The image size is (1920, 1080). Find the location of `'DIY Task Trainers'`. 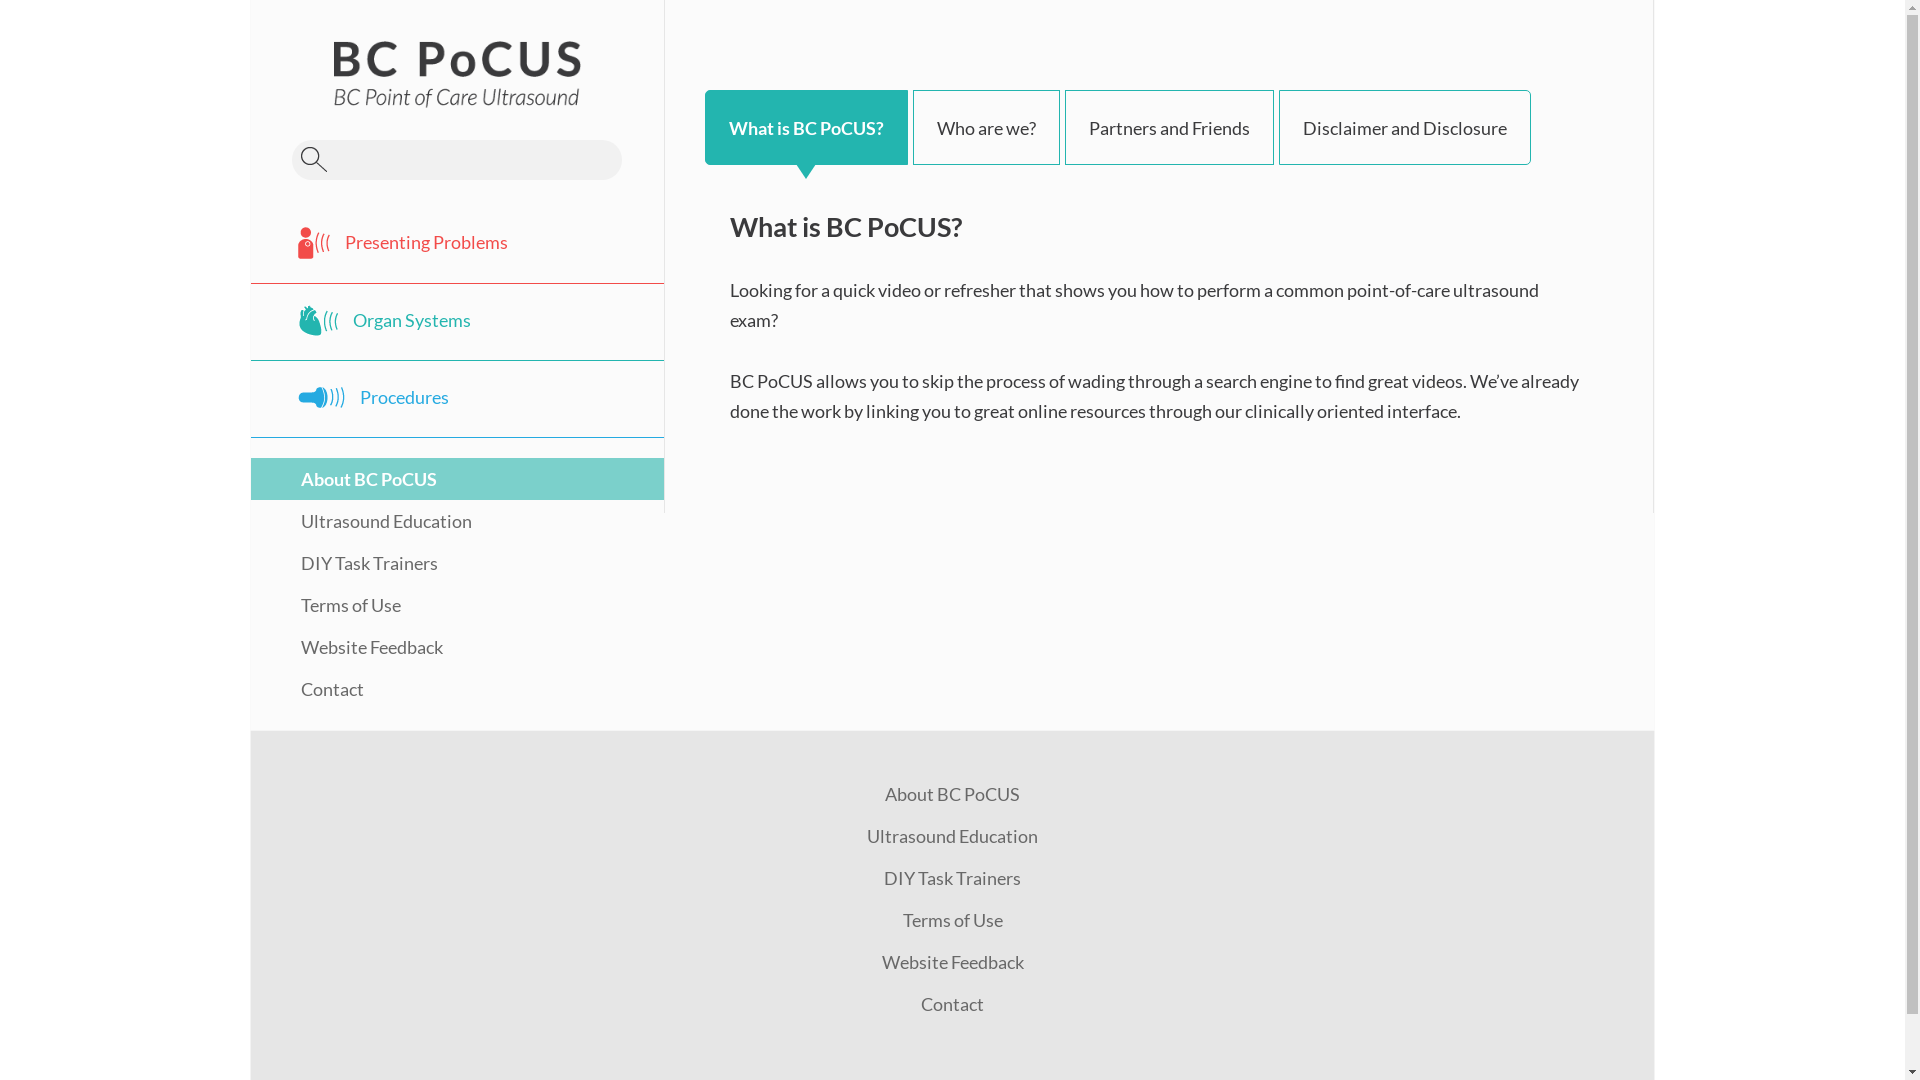

'DIY Task Trainers' is located at coordinates (951, 877).